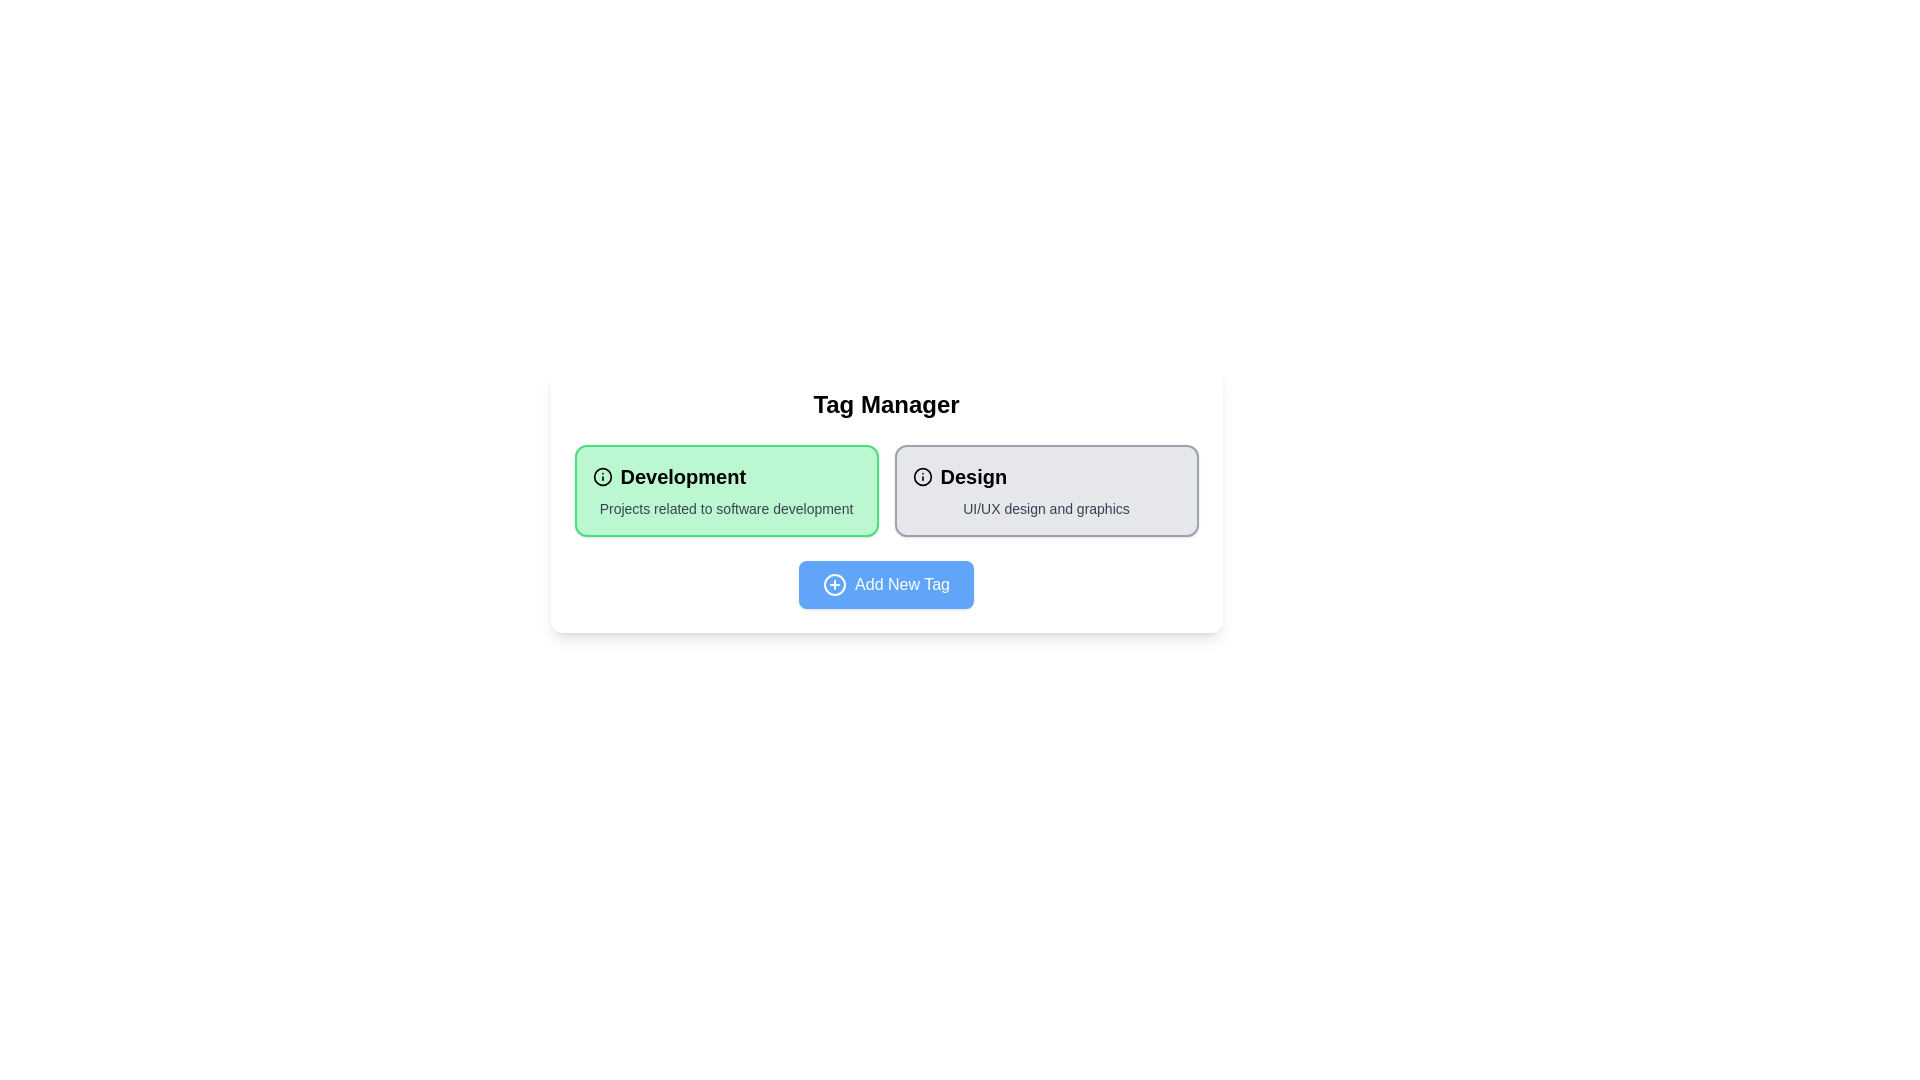 The image size is (1920, 1080). What do you see at coordinates (921, 477) in the screenshot?
I see `the information icon located in the 'Design' section, adjacent to the text 'Design'` at bounding box center [921, 477].